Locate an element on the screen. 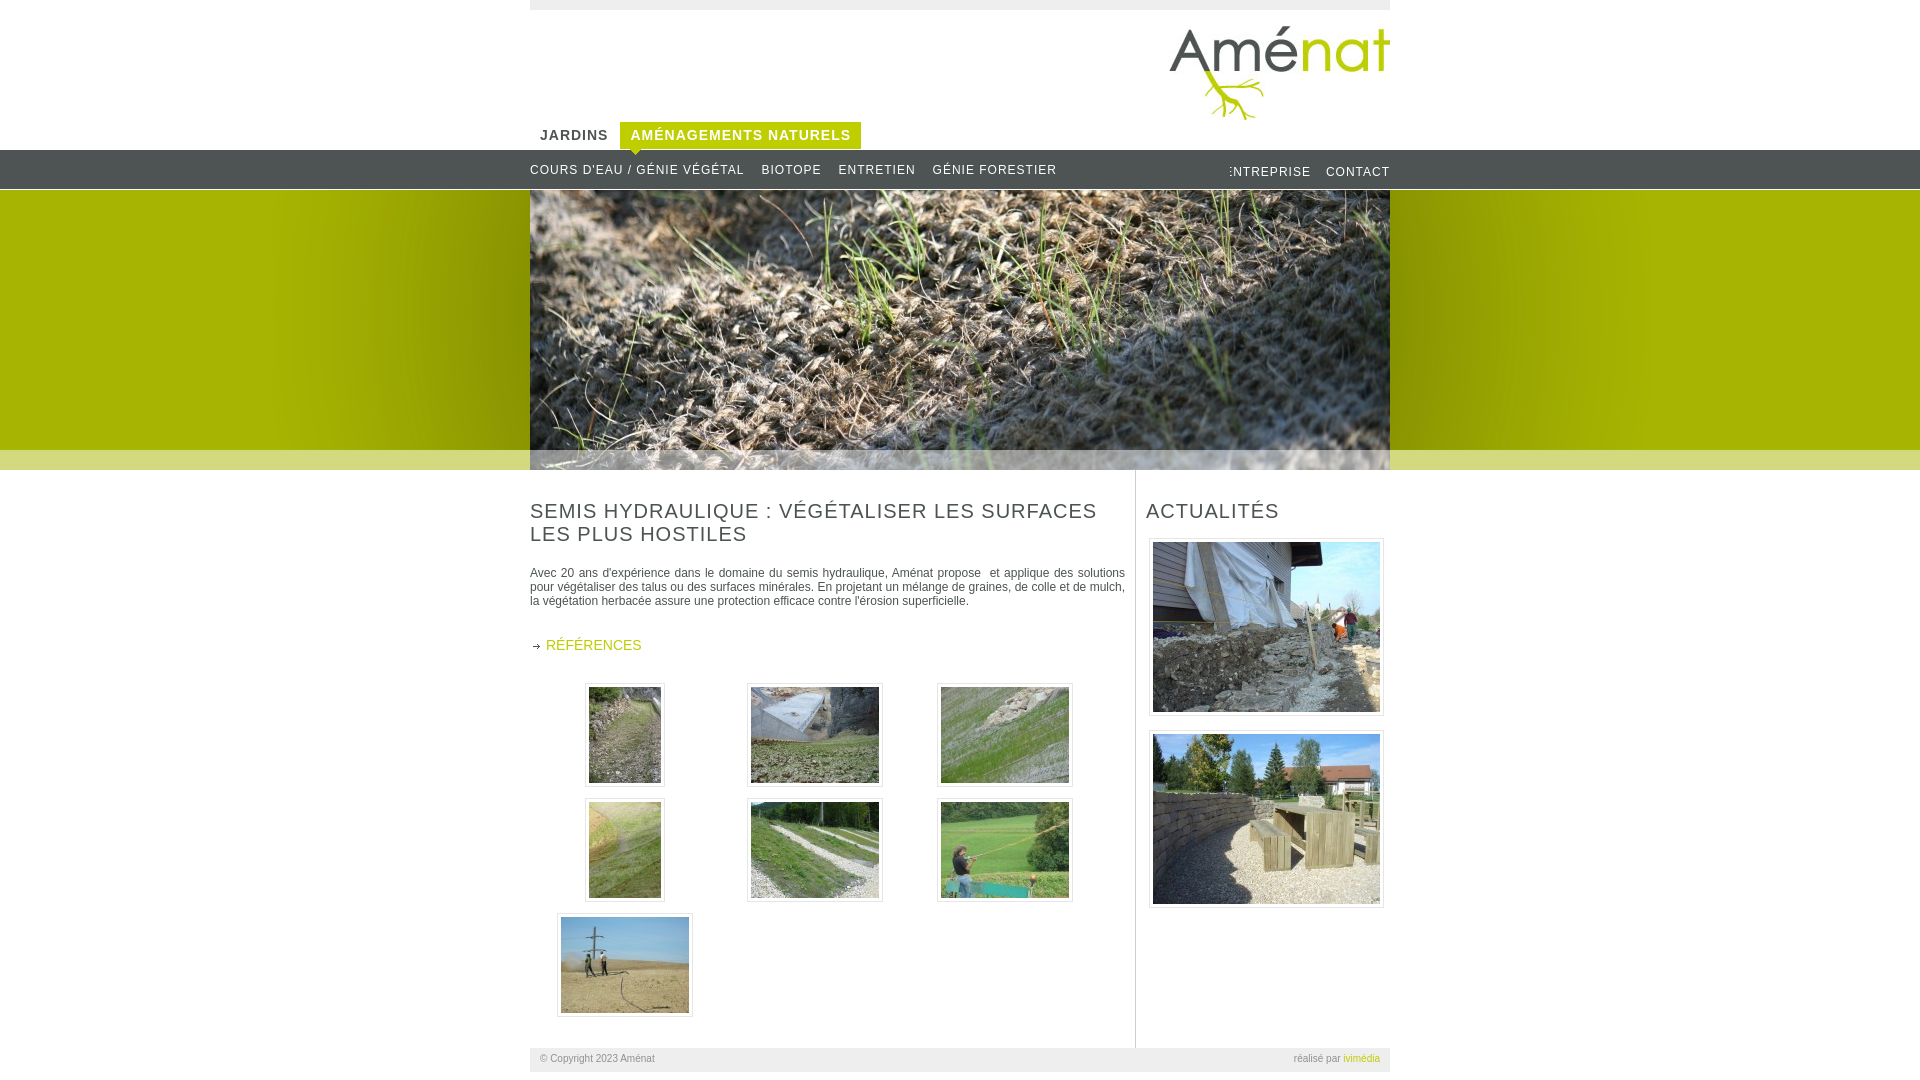 The width and height of the screenshot is (1920, 1080). 'BIOTOPE' is located at coordinates (797, 169).